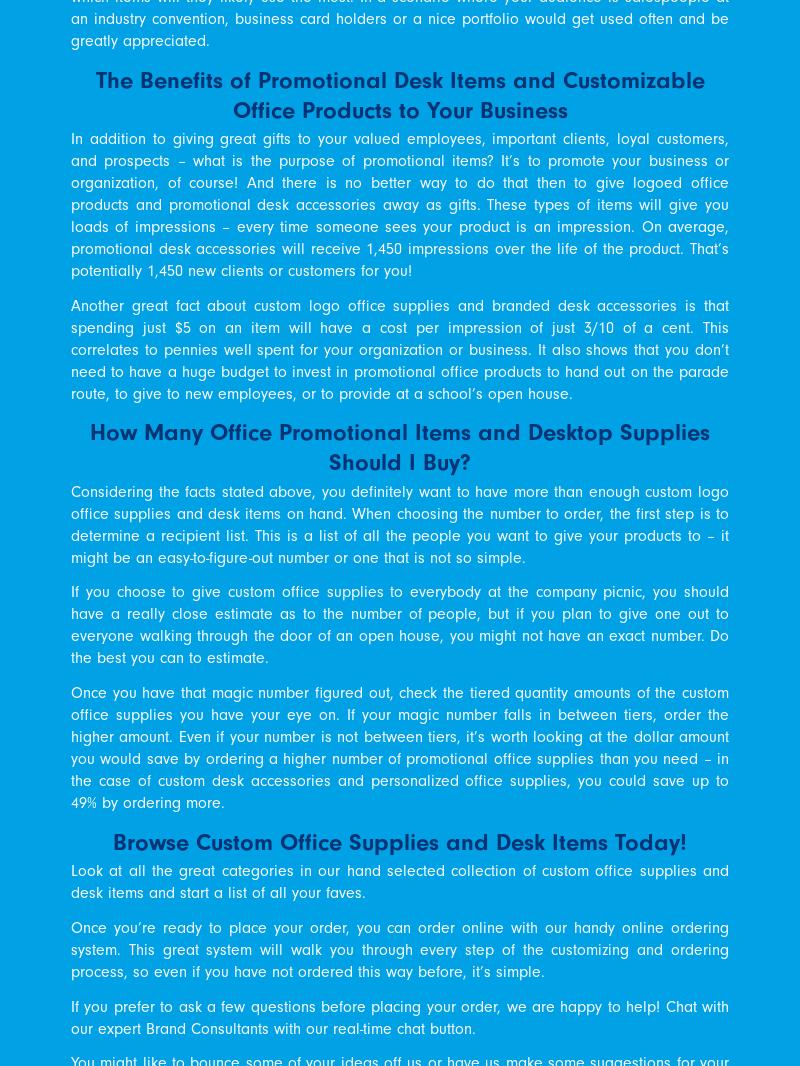 This screenshot has height=1066, width=800. I want to click on 'Once you have that magic number figured out, check the tiered quantity amounts of the custom office supplies you have your eye on. If your magic number falls in between tiers, order the higher amount. Even if your number is not between tiers, it’s worth looking at the dollar amount you would save by ordering a higher number of promotional office supplies than you need – in the case of custom desk accessories and personalized office supplies, you could save up to 49% by ordering more.', so click(400, 747).